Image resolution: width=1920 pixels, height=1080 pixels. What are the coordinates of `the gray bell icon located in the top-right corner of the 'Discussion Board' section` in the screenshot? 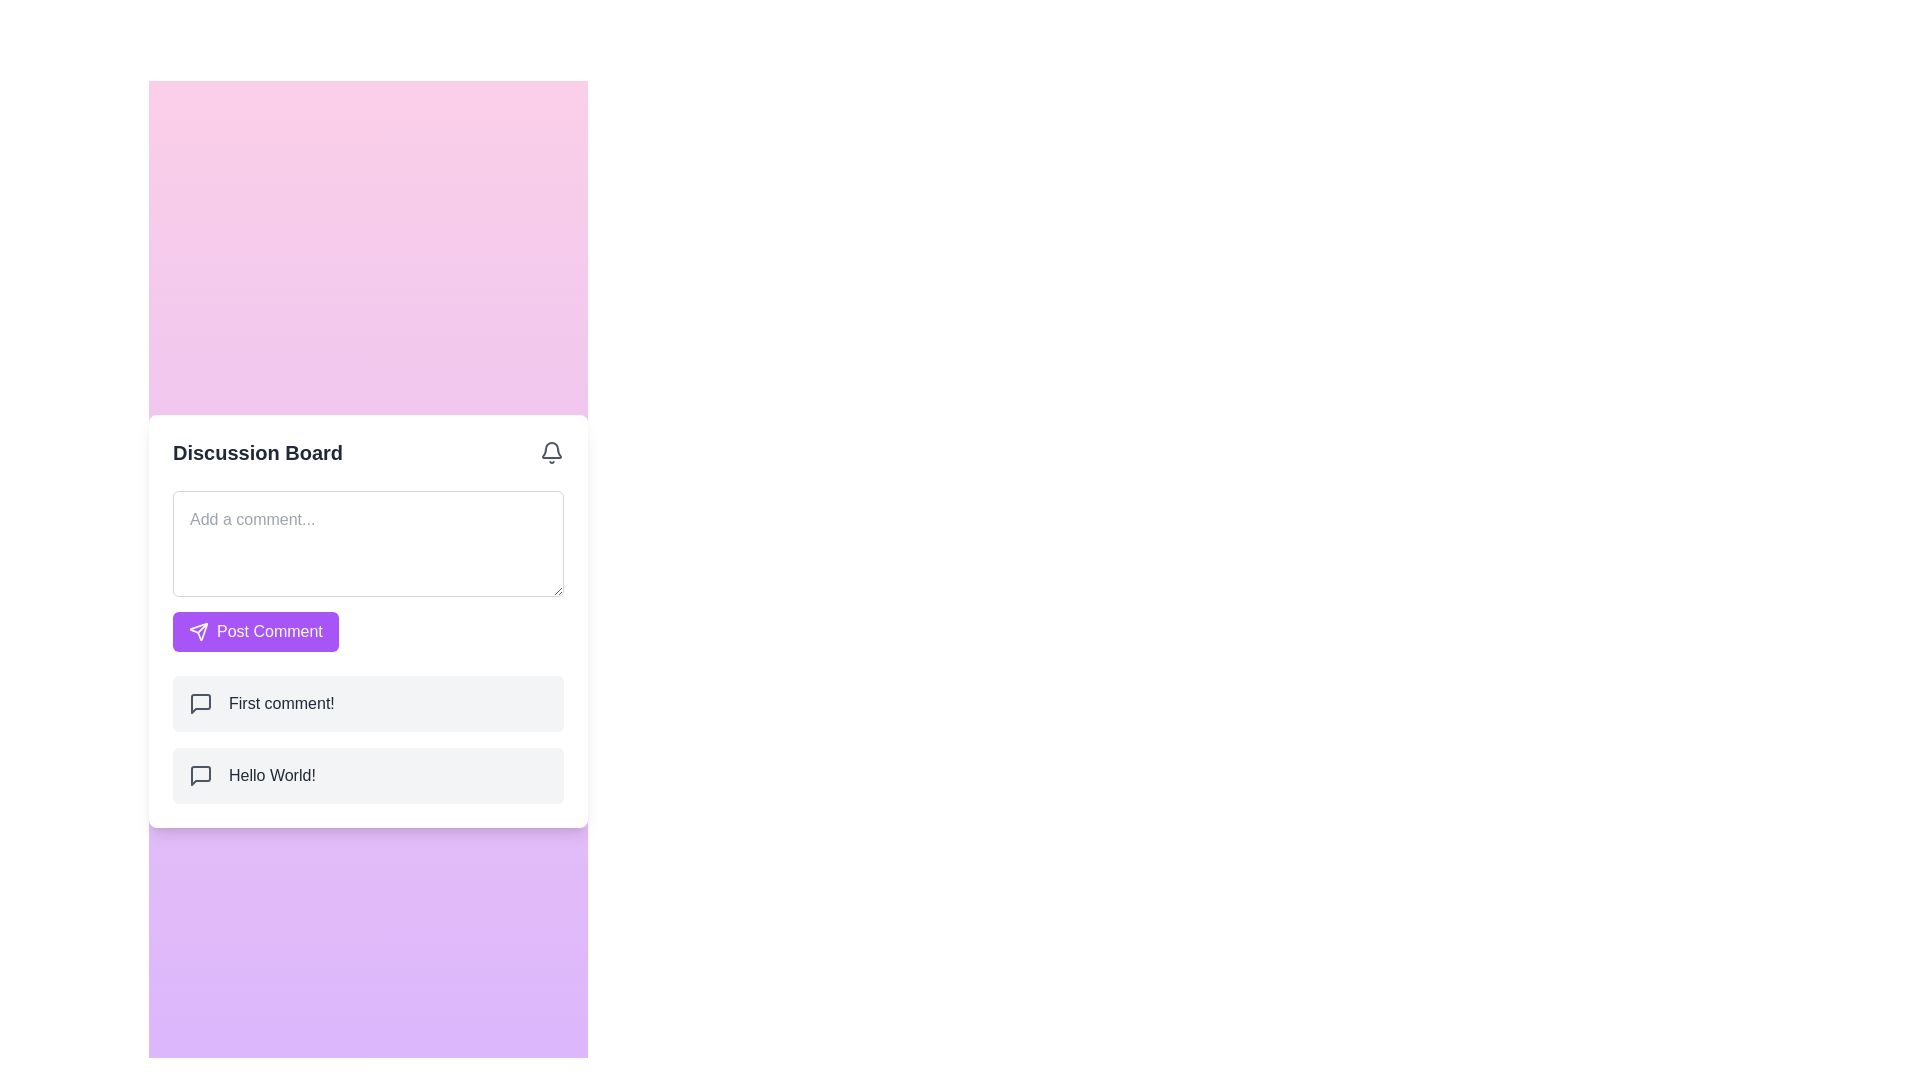 It's located at (552, 451).